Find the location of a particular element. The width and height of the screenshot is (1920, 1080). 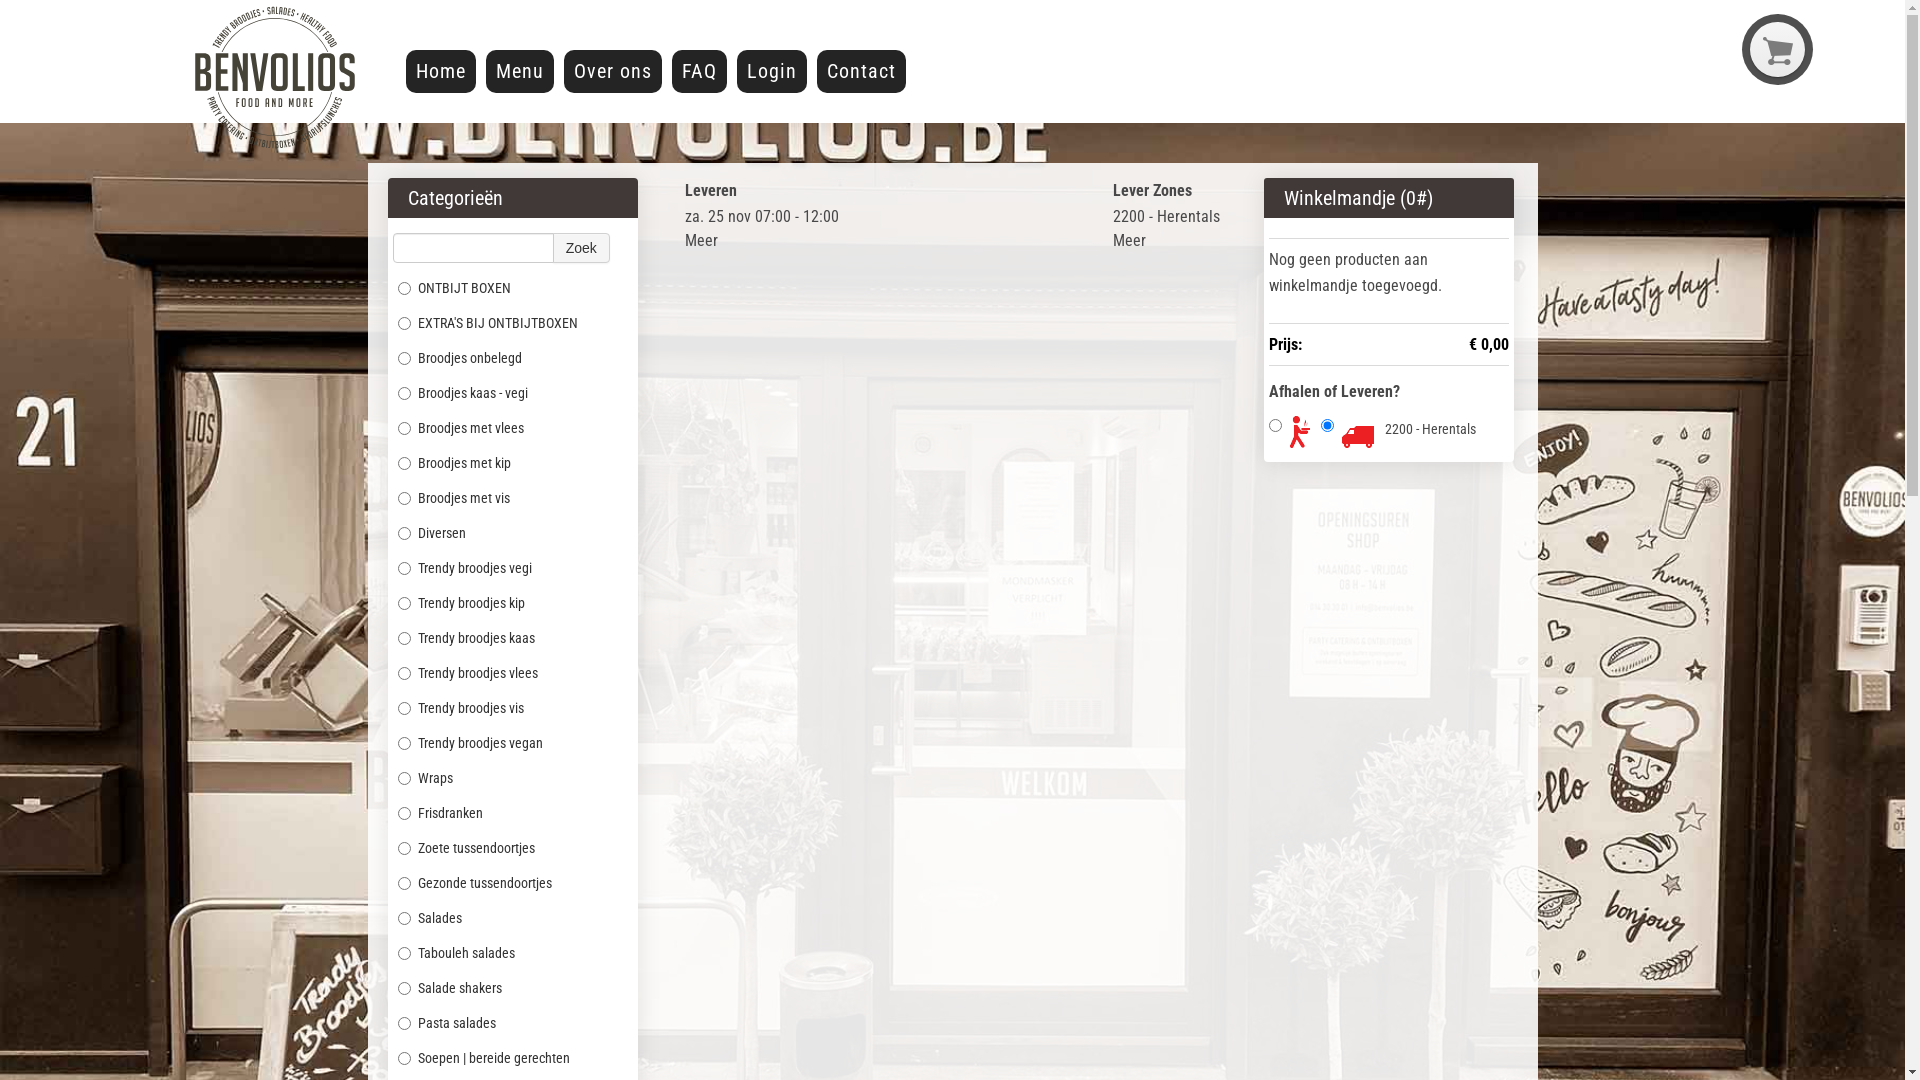

'Meer' is located at coordinates (701, 239).